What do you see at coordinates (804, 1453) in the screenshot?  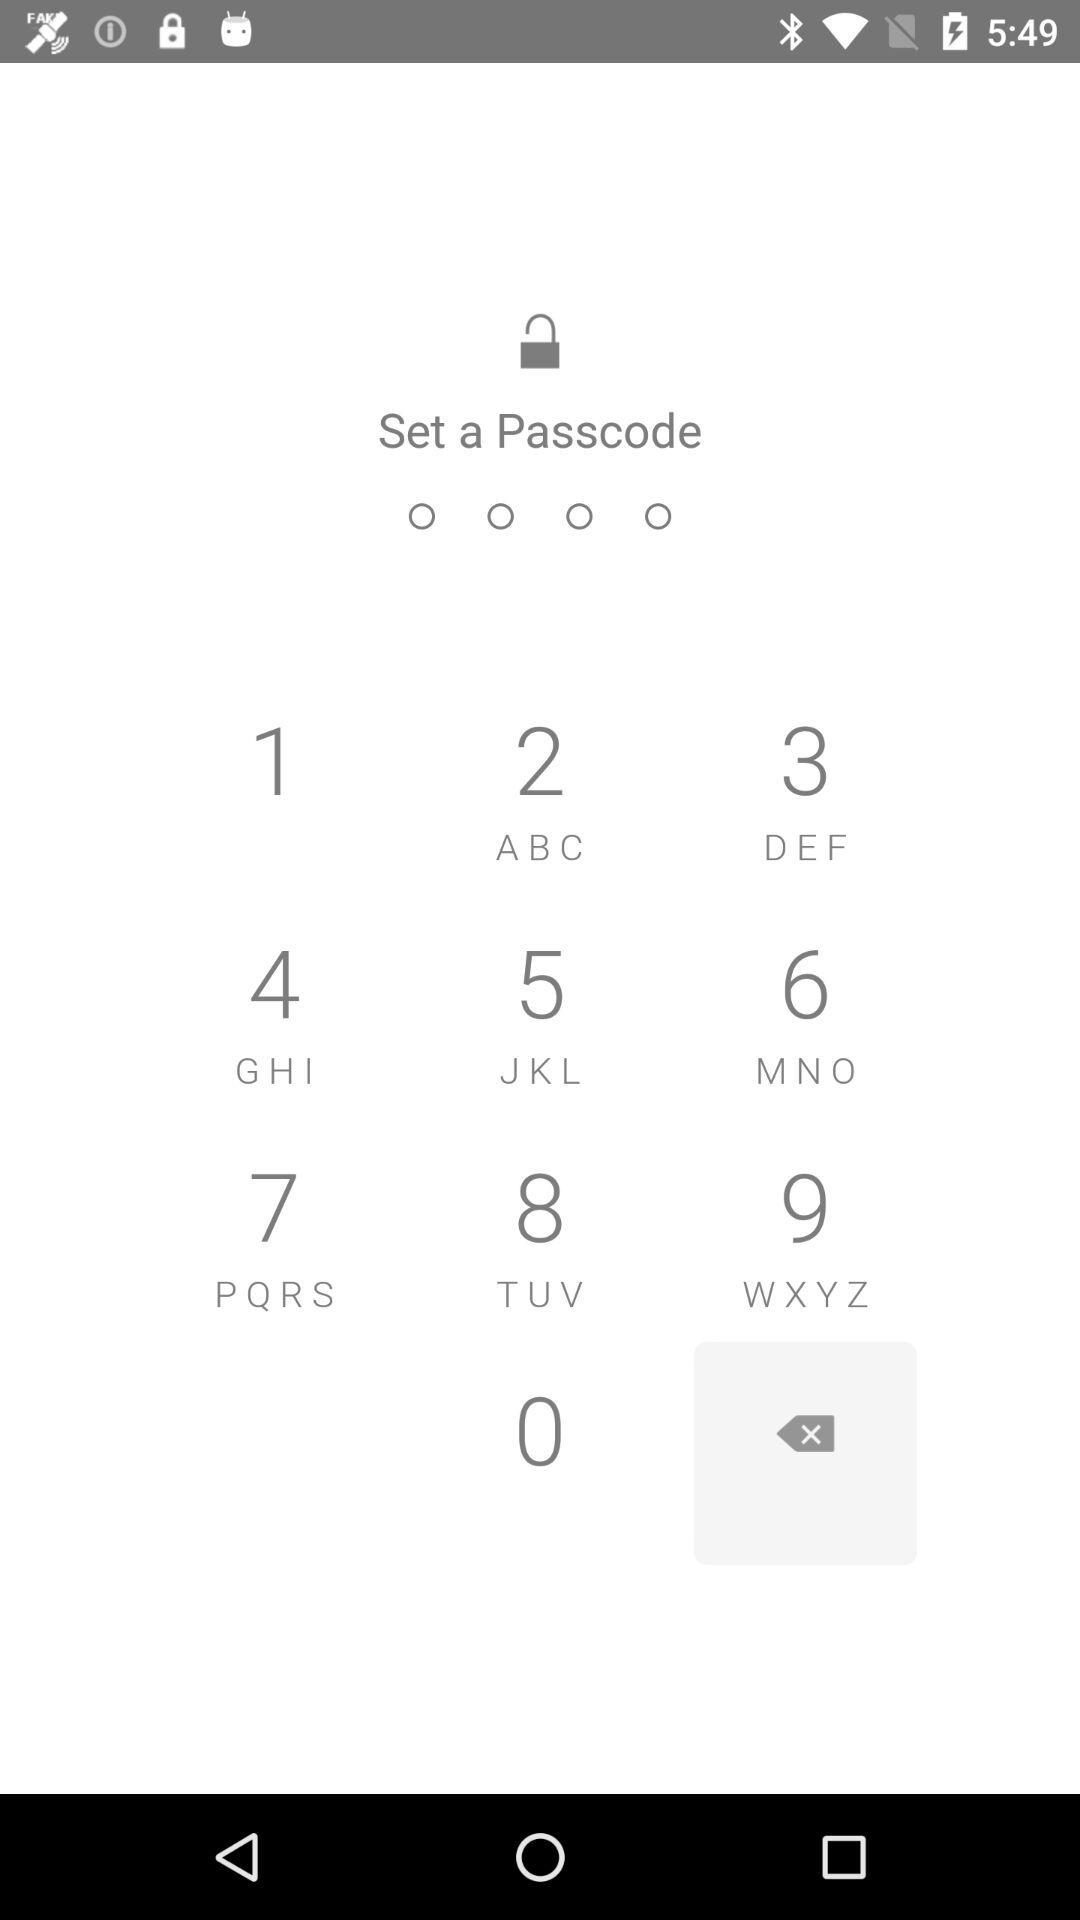 I see `the symbol next to zero` at bounding box center [804, 1453].